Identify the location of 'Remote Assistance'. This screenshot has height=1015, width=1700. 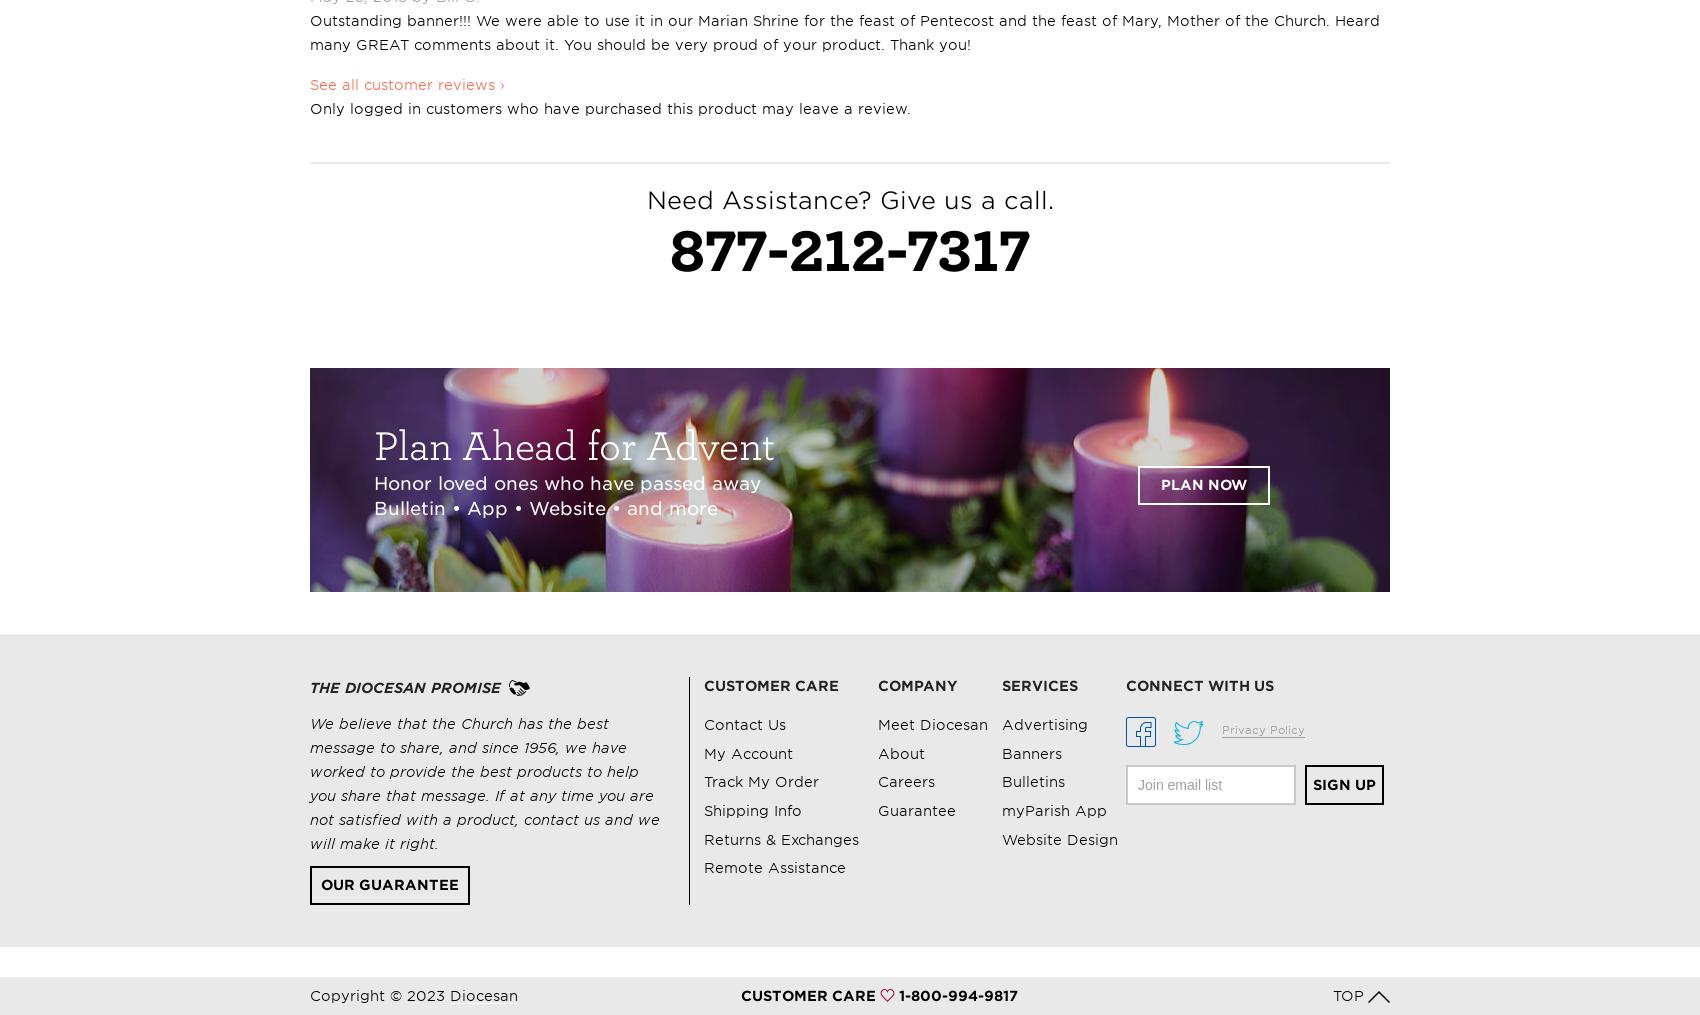
(774, 868).